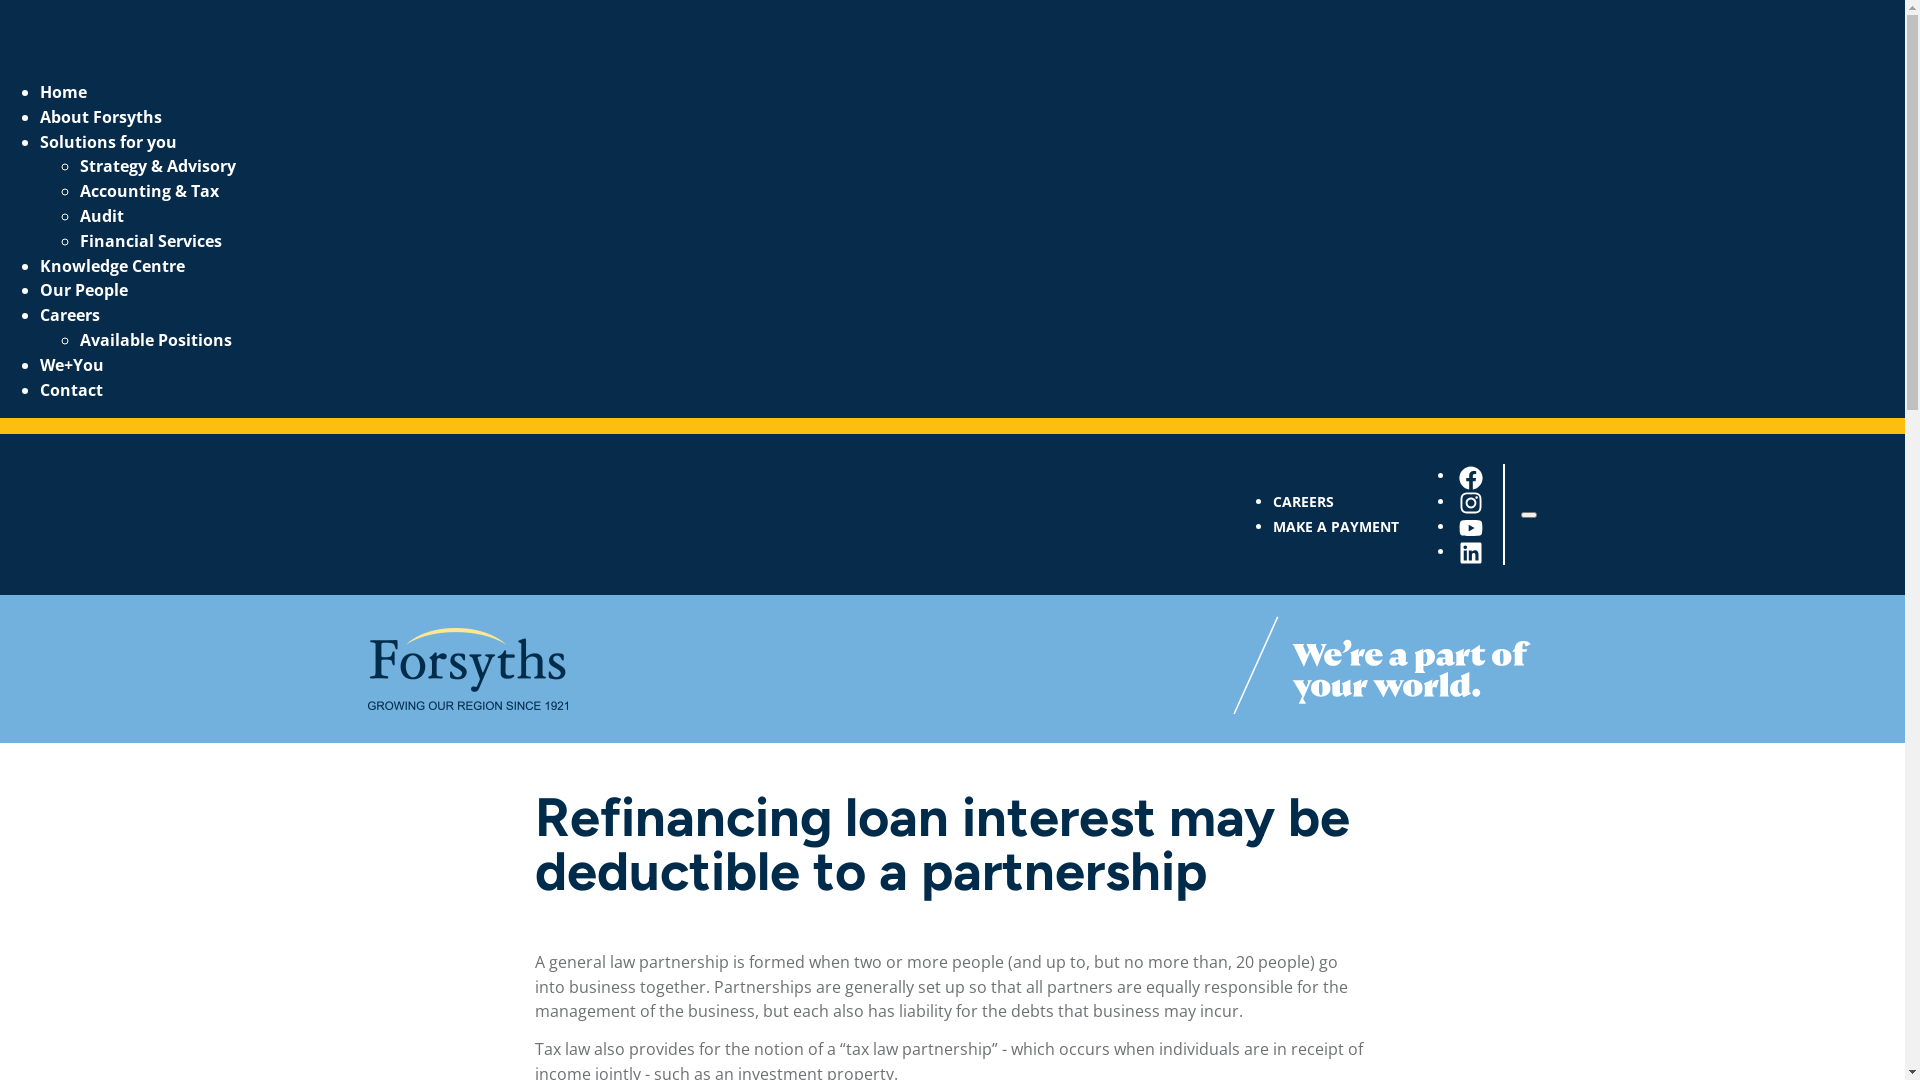 The width and height of the screenshot is (1920, 1080). I want to click on 'CAREERS', so click(1302, 500).